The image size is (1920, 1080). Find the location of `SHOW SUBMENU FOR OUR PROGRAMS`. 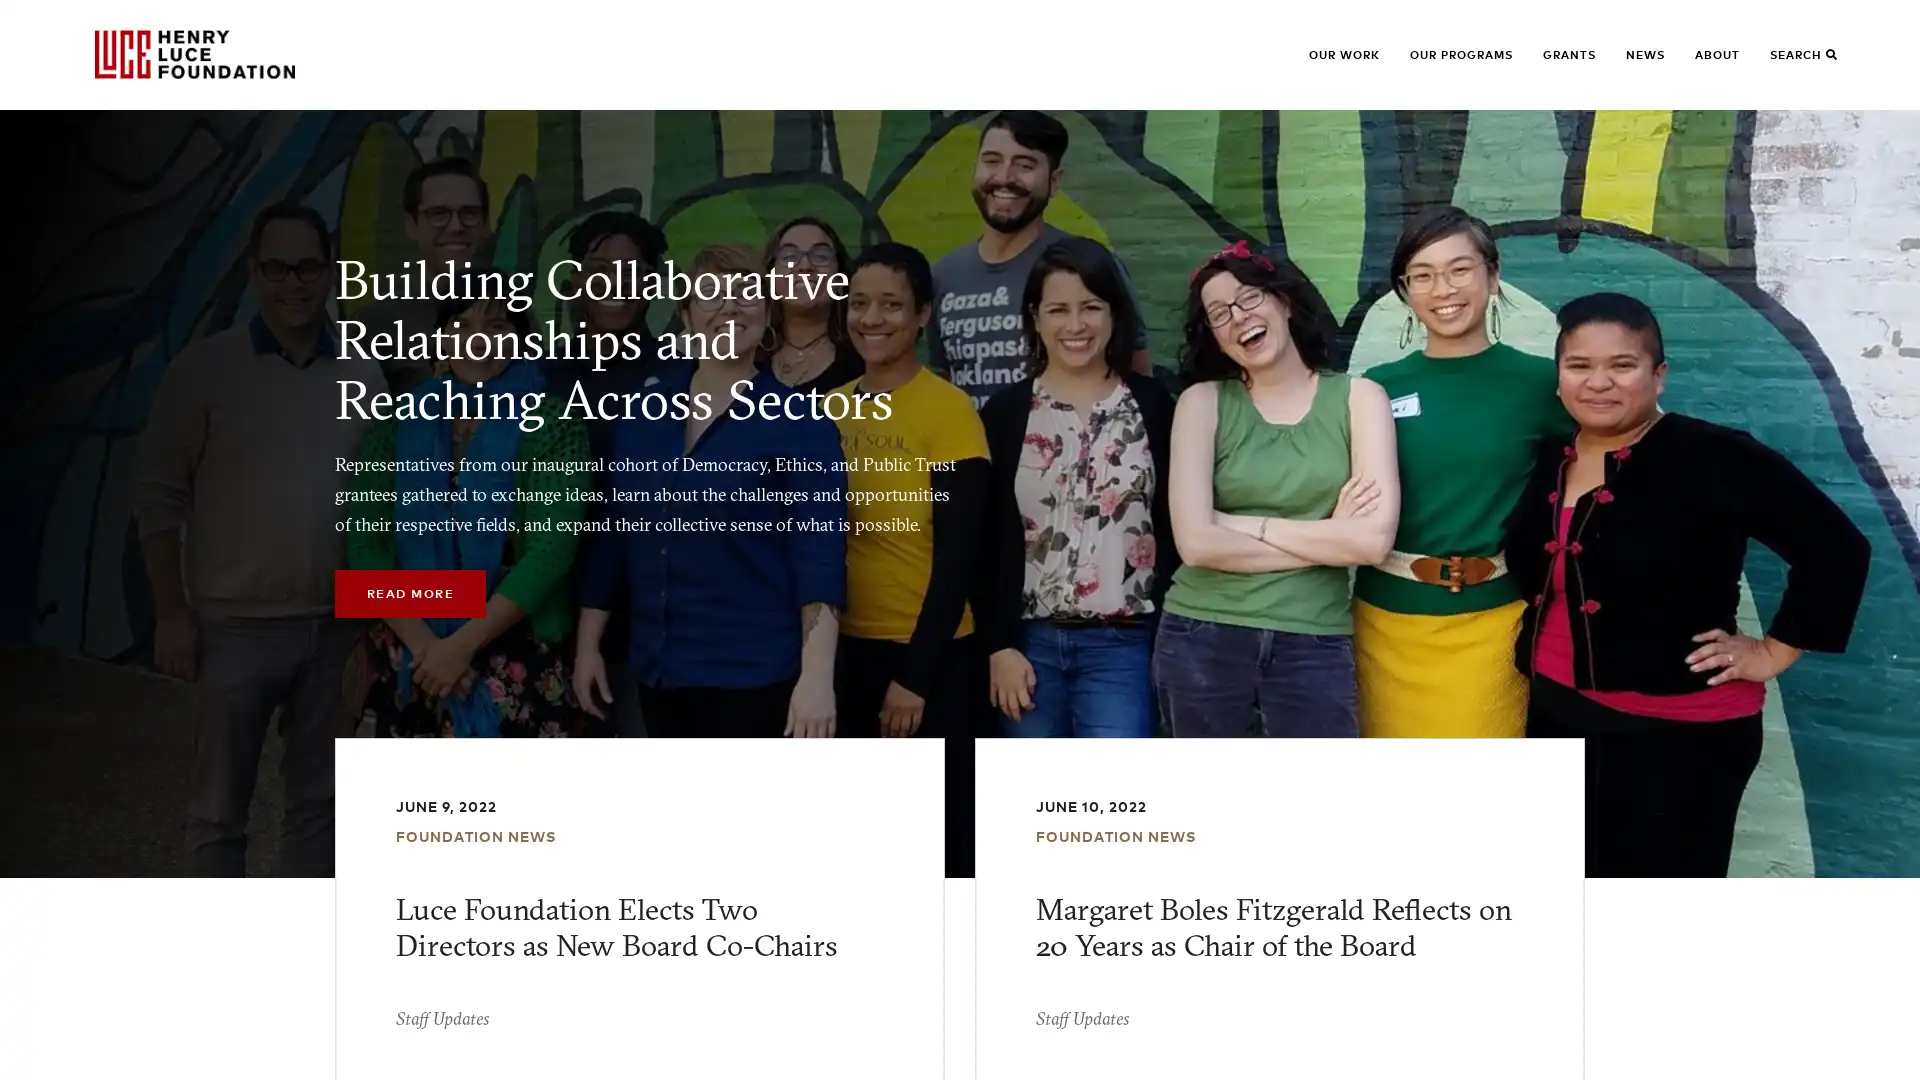

SHOW SUBMENU FOR OUR PROGRAMS is located at coordinates (1441, 63).